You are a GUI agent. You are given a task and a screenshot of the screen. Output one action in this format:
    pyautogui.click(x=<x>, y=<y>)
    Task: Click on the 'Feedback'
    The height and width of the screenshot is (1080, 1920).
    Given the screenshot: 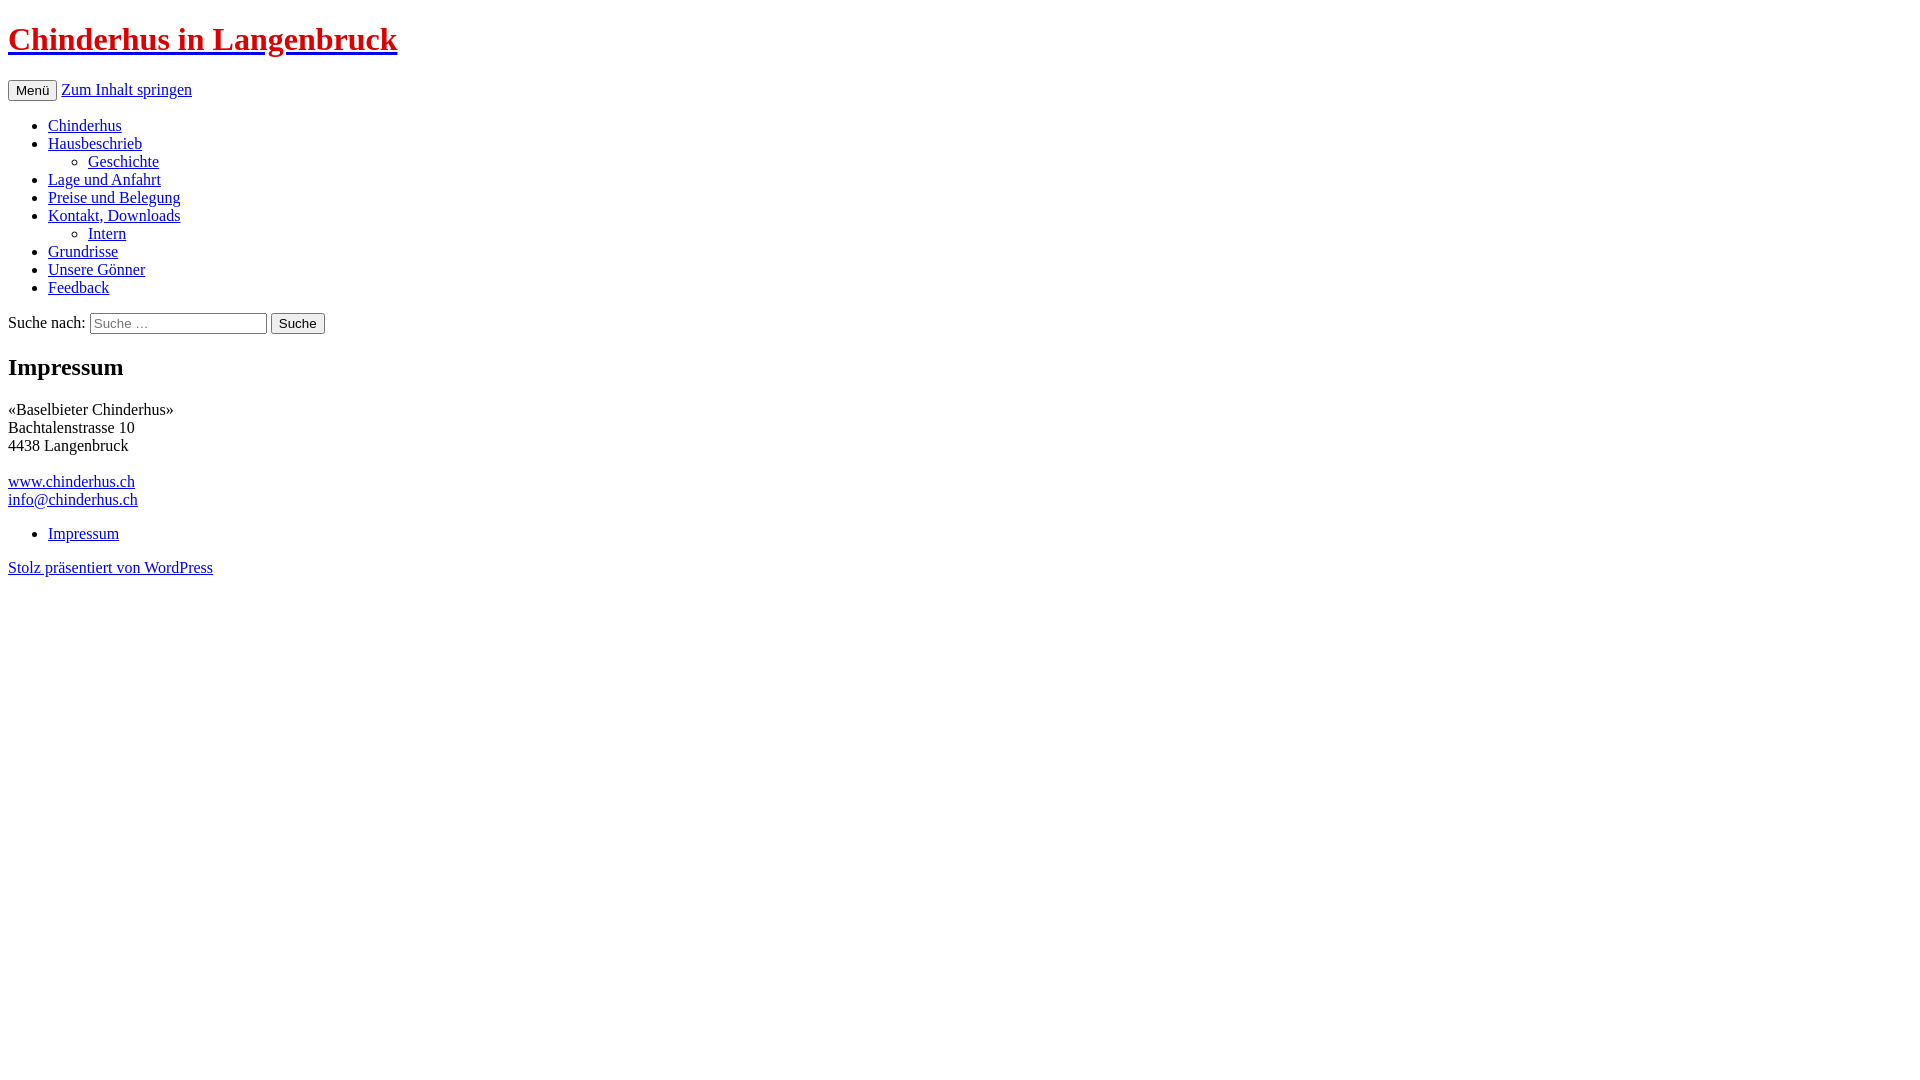 What is the action you would take?
    pyautogui.click(x=78, y=287)
    